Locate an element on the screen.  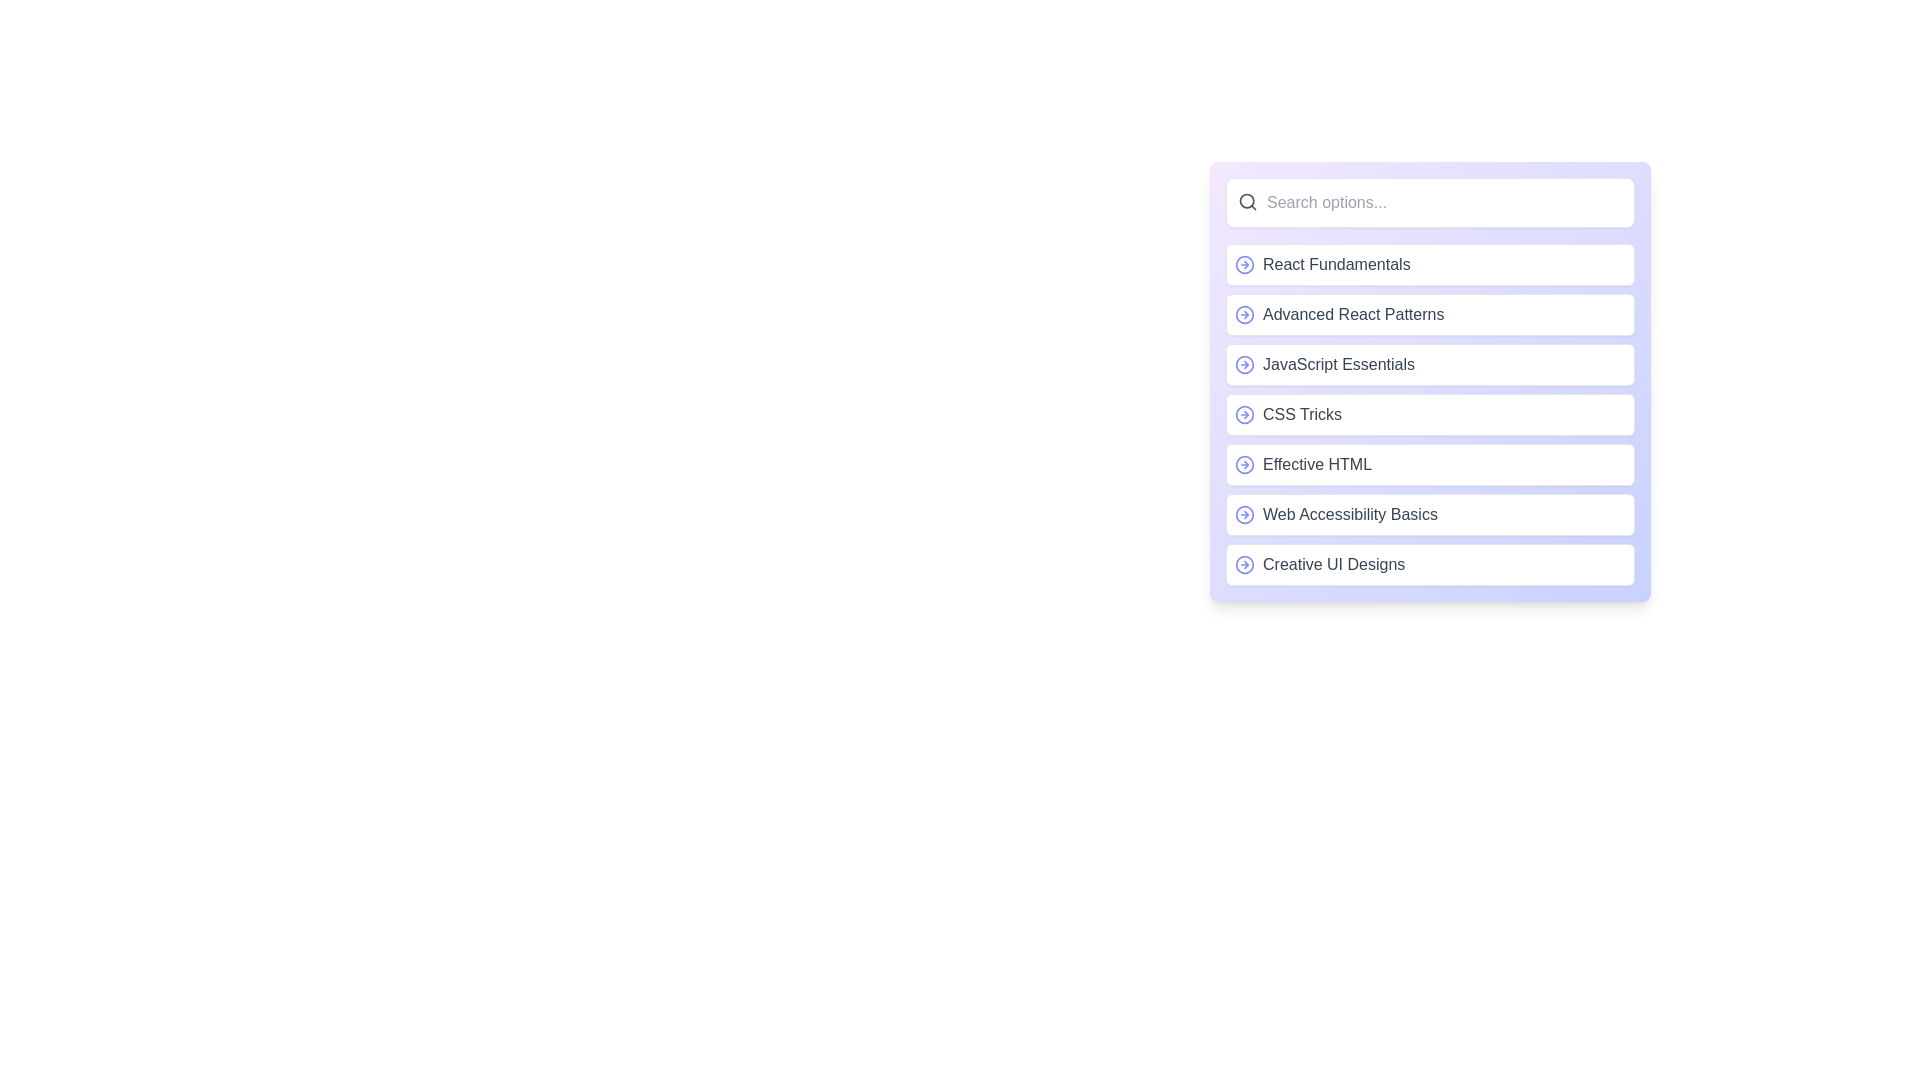
the first list item box labeled 'React Fundamentals' is located at coordinates (1429, 264).